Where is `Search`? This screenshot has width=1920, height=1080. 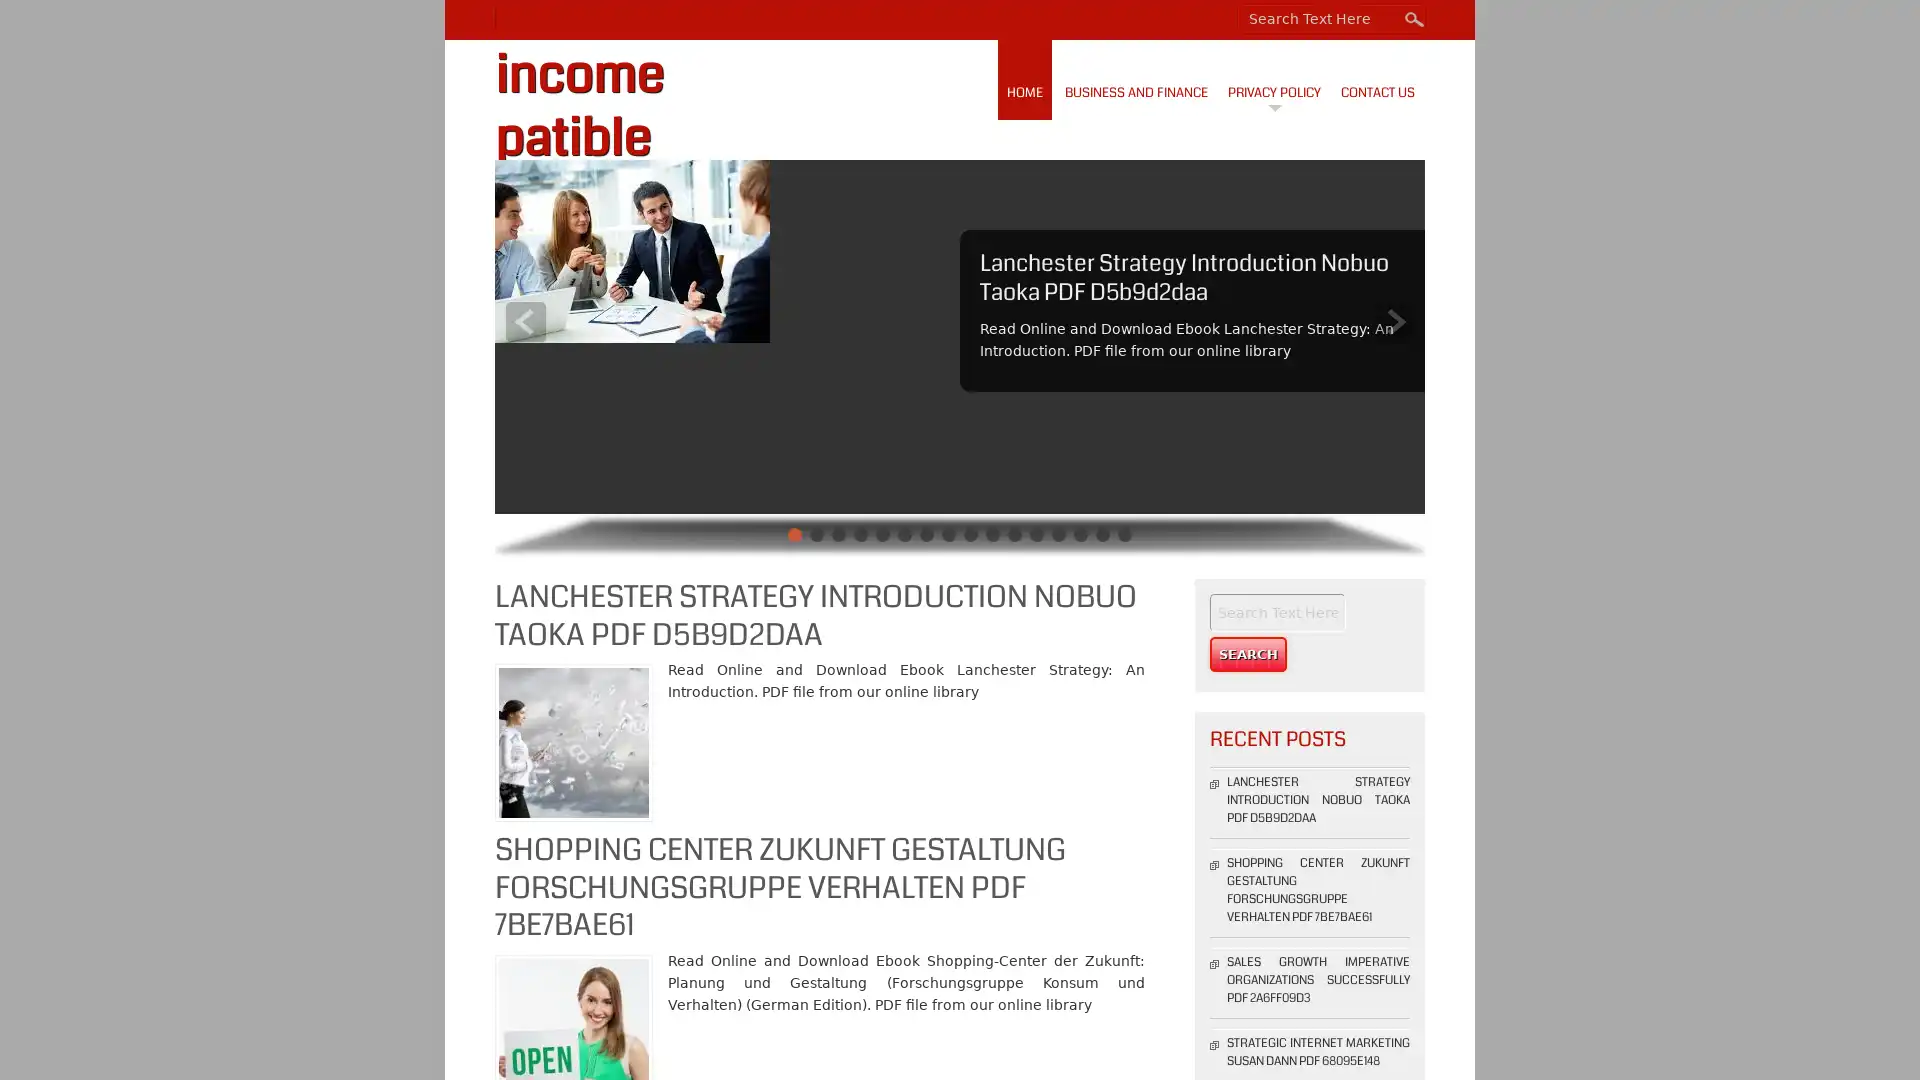 Search is located at coordinates (1247, 654).